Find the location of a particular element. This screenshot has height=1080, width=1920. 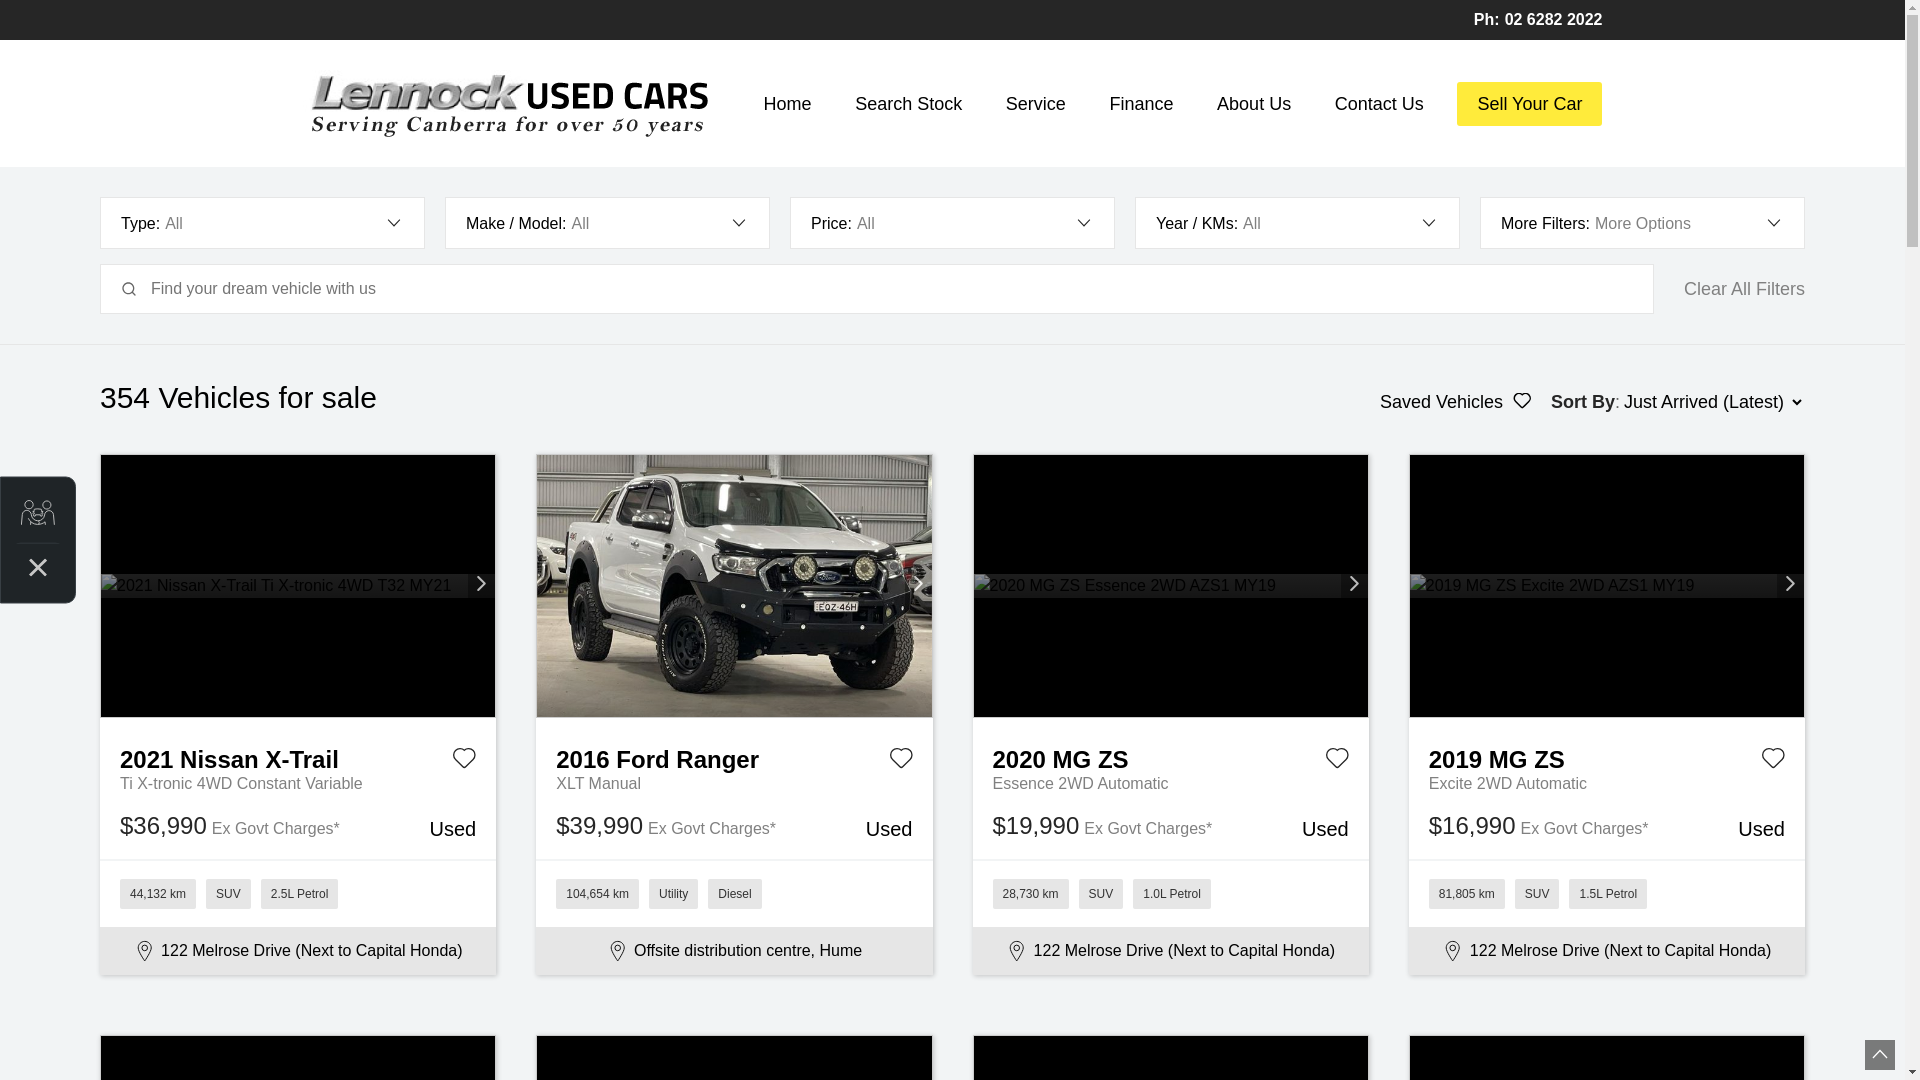

'Sell Your Car' is located at coordinates (1528, 104).